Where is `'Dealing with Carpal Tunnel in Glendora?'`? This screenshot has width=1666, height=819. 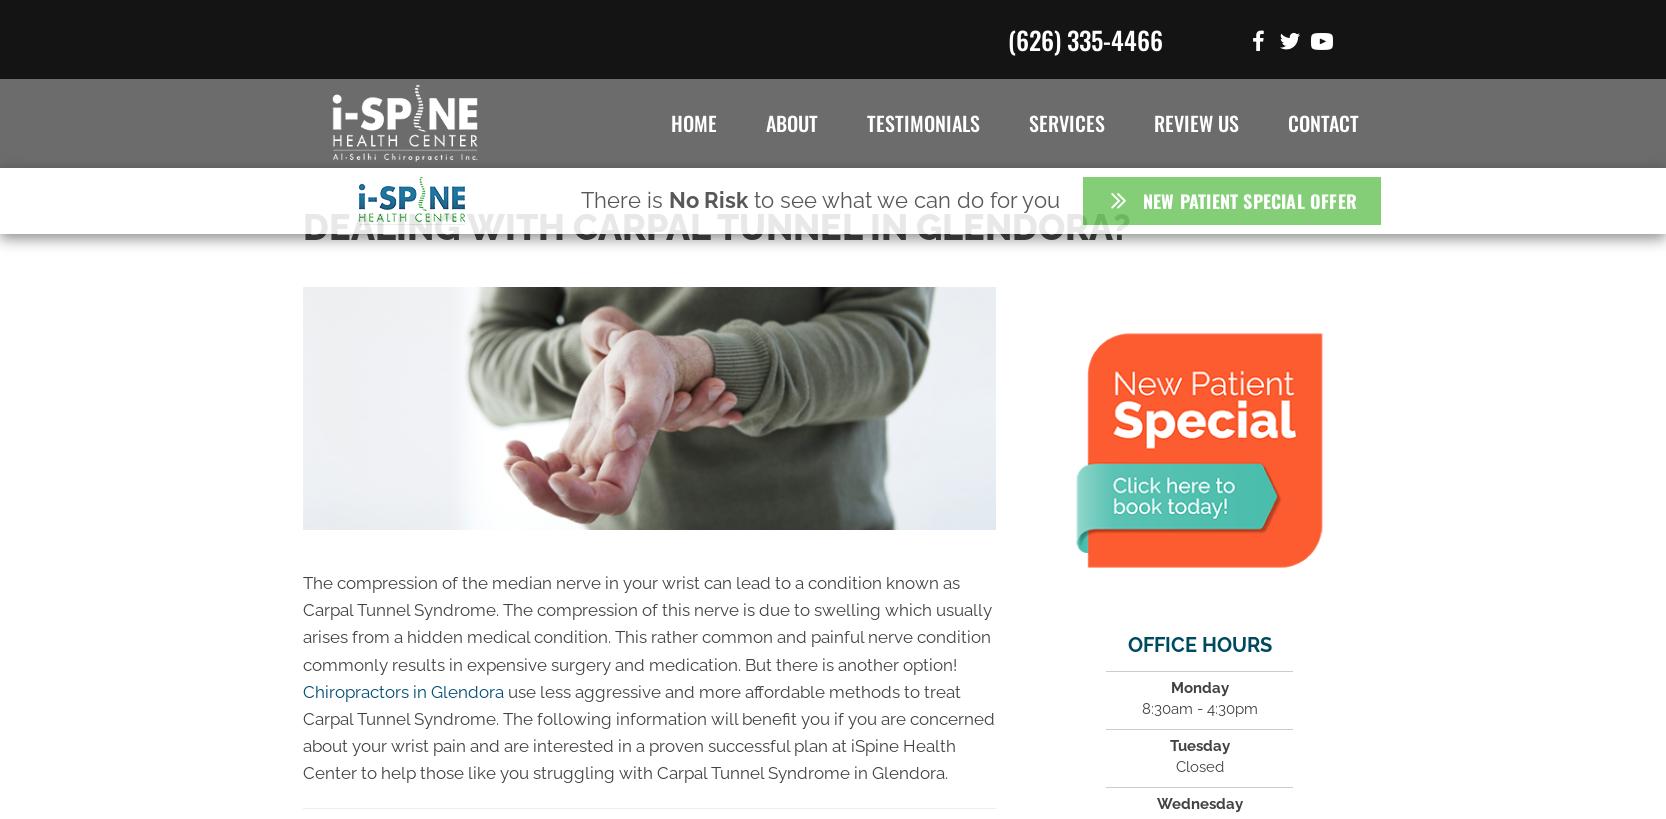
'Dealing with Carpal Tunnel in Glendora?' is located at coordinates (717, 225).